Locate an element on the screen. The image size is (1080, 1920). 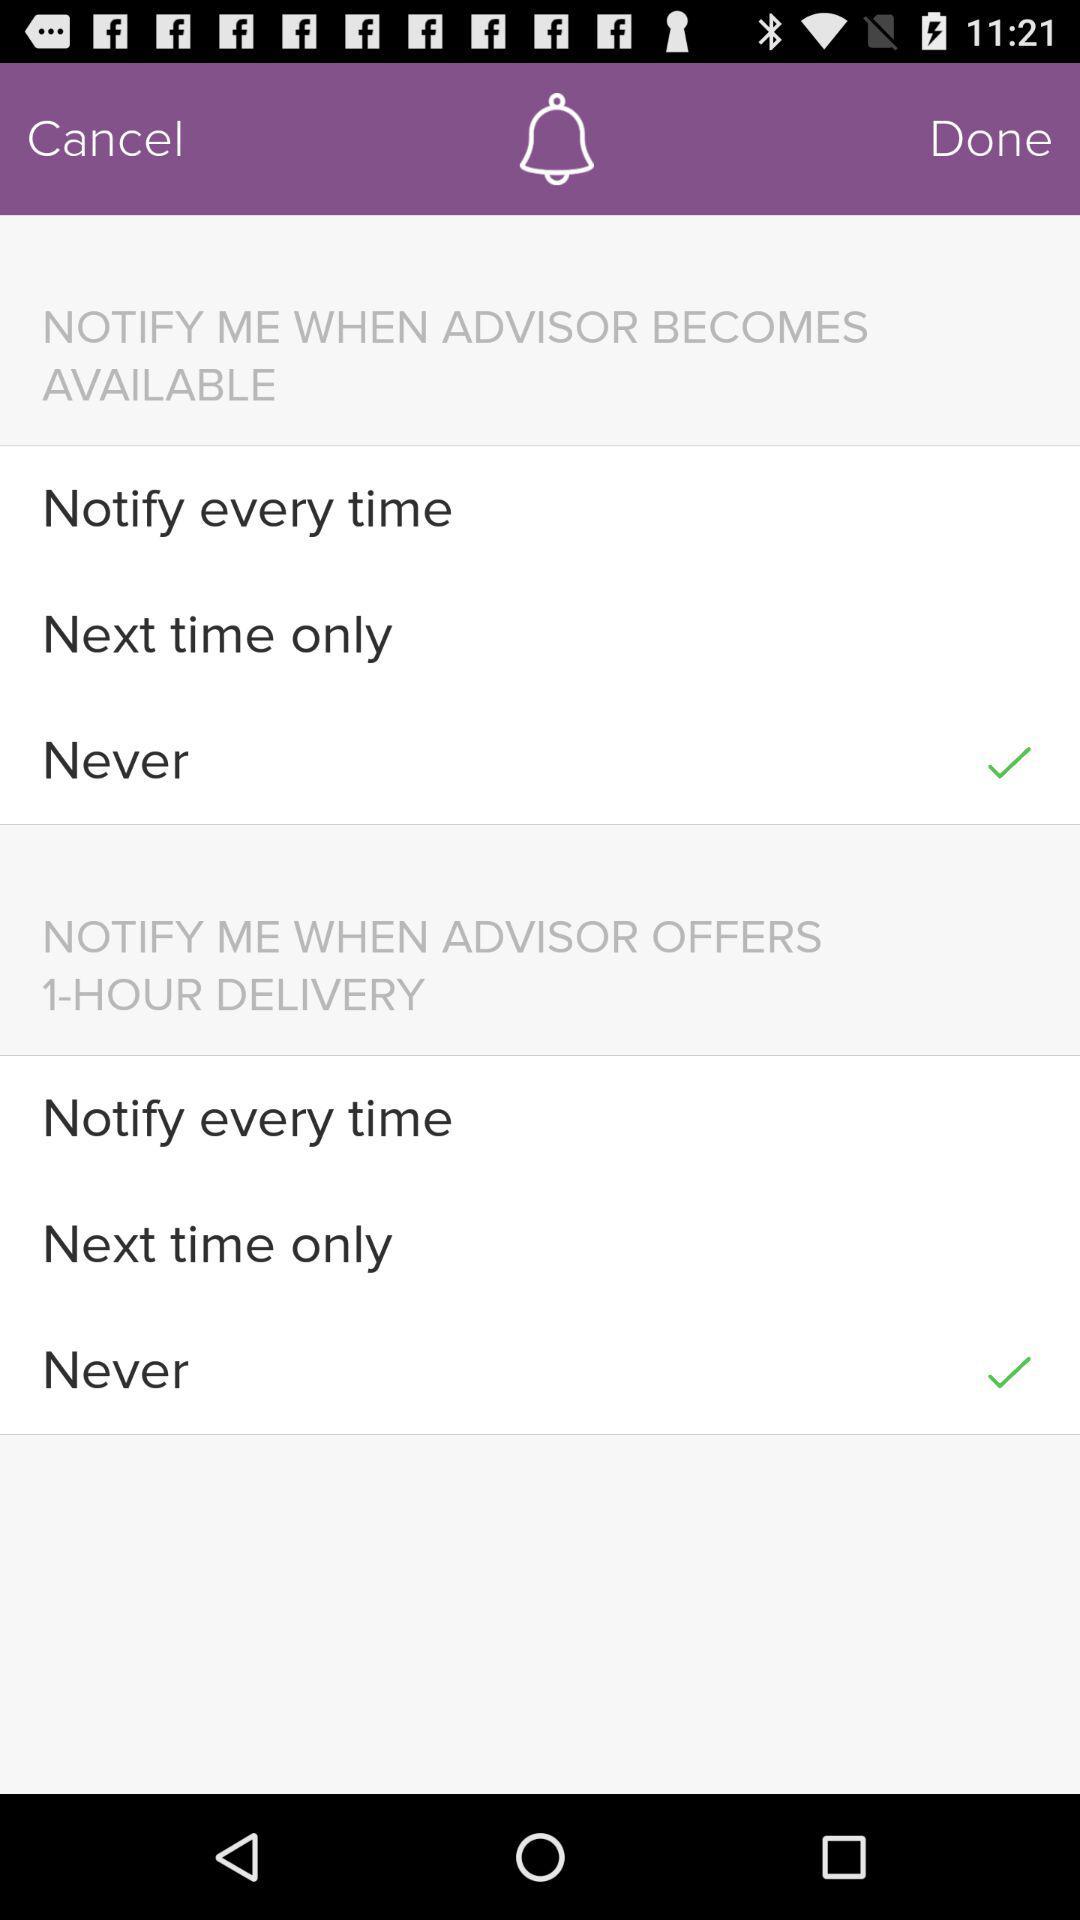
the item above notify me when icon is located at coordinates (991, 138).